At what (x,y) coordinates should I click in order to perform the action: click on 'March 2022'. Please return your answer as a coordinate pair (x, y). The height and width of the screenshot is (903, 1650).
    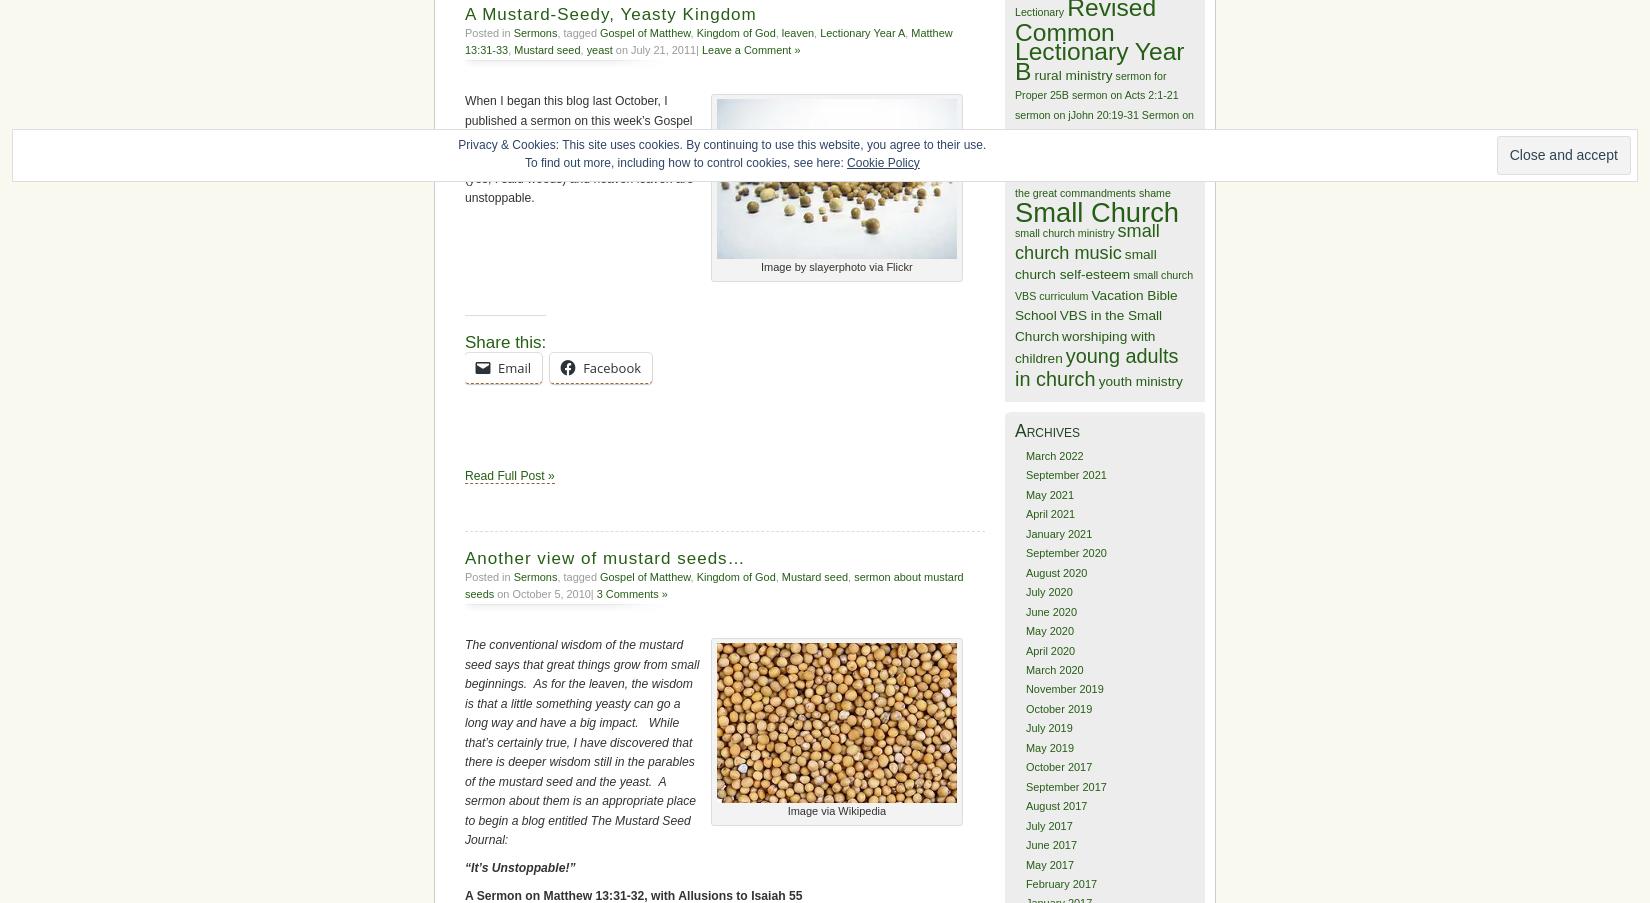
    Looking at the image, I should click on (1054, 456).